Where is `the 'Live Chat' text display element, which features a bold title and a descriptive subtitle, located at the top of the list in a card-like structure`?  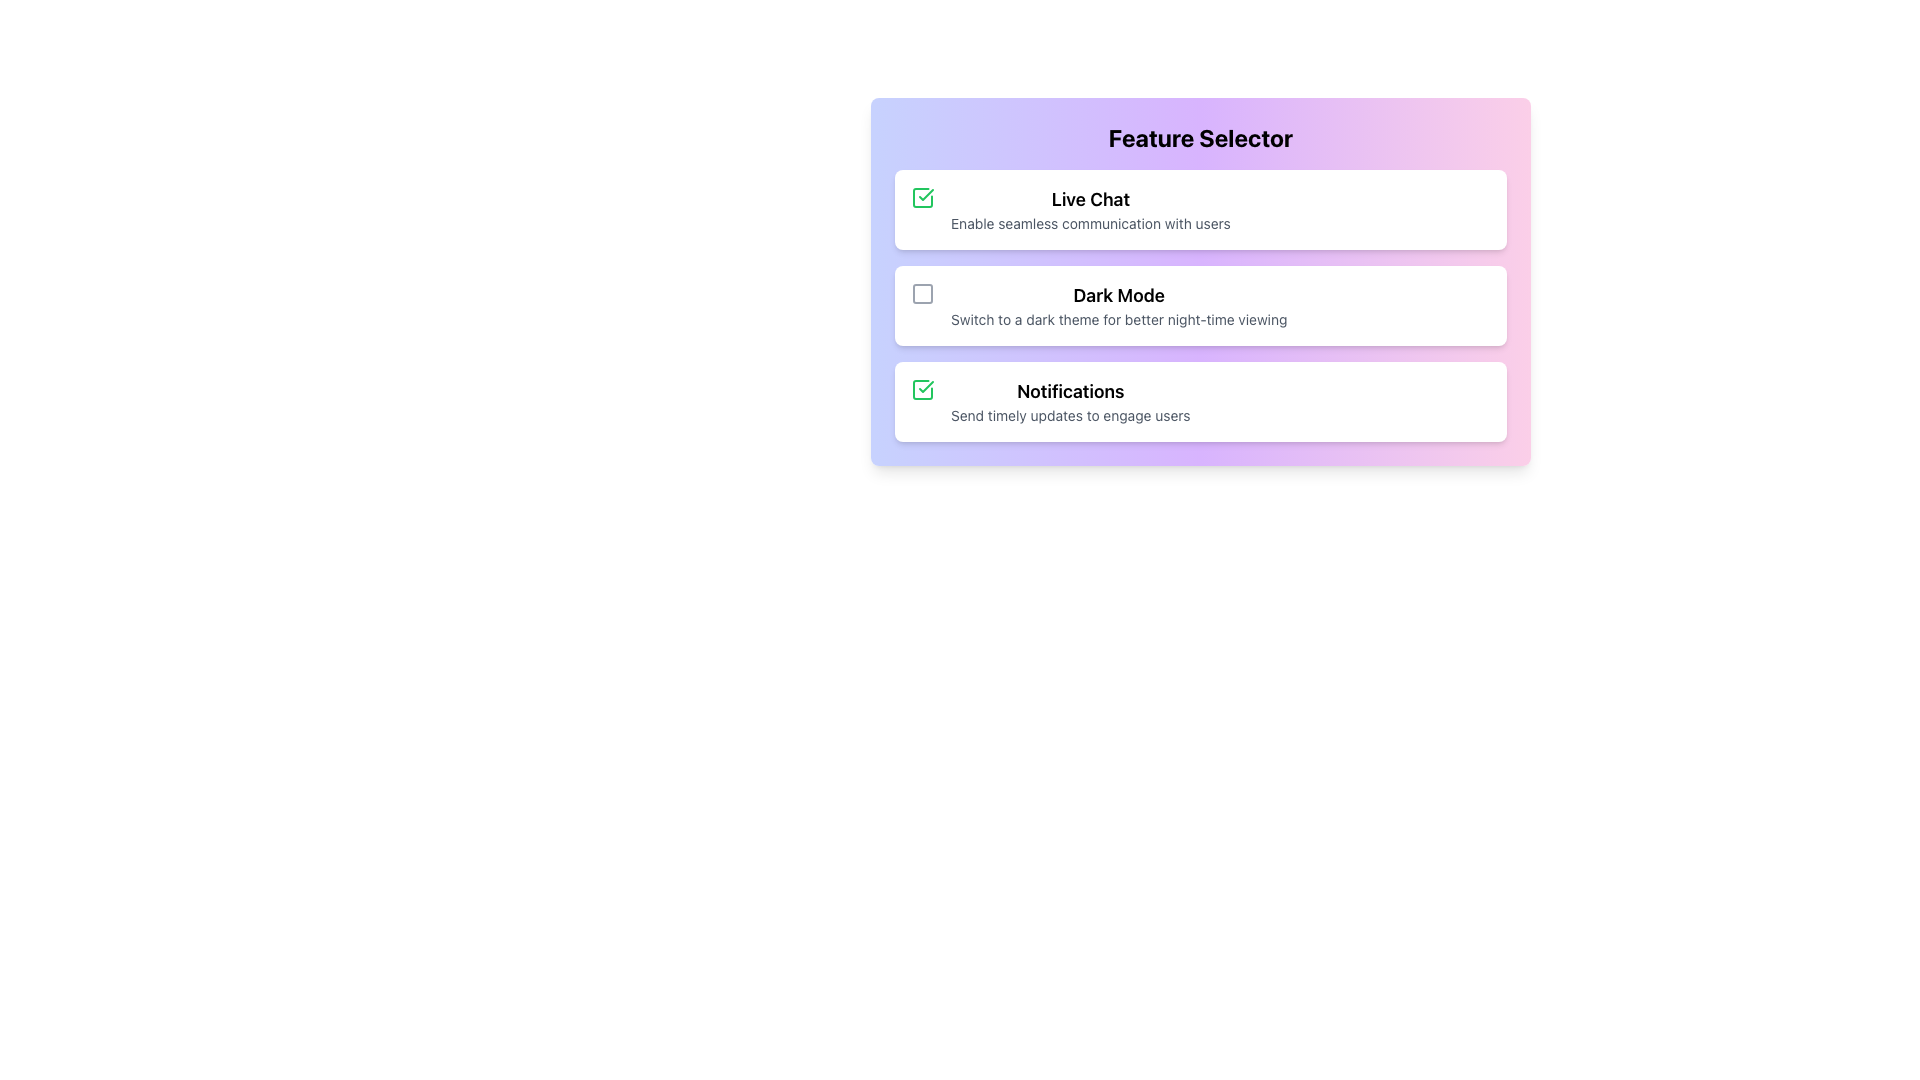 the 'Live Chat' text display element, which features a bold title and a descriptive subtitle, located at the top of the list in a card-like structure is located at coordinates (1089, 209).